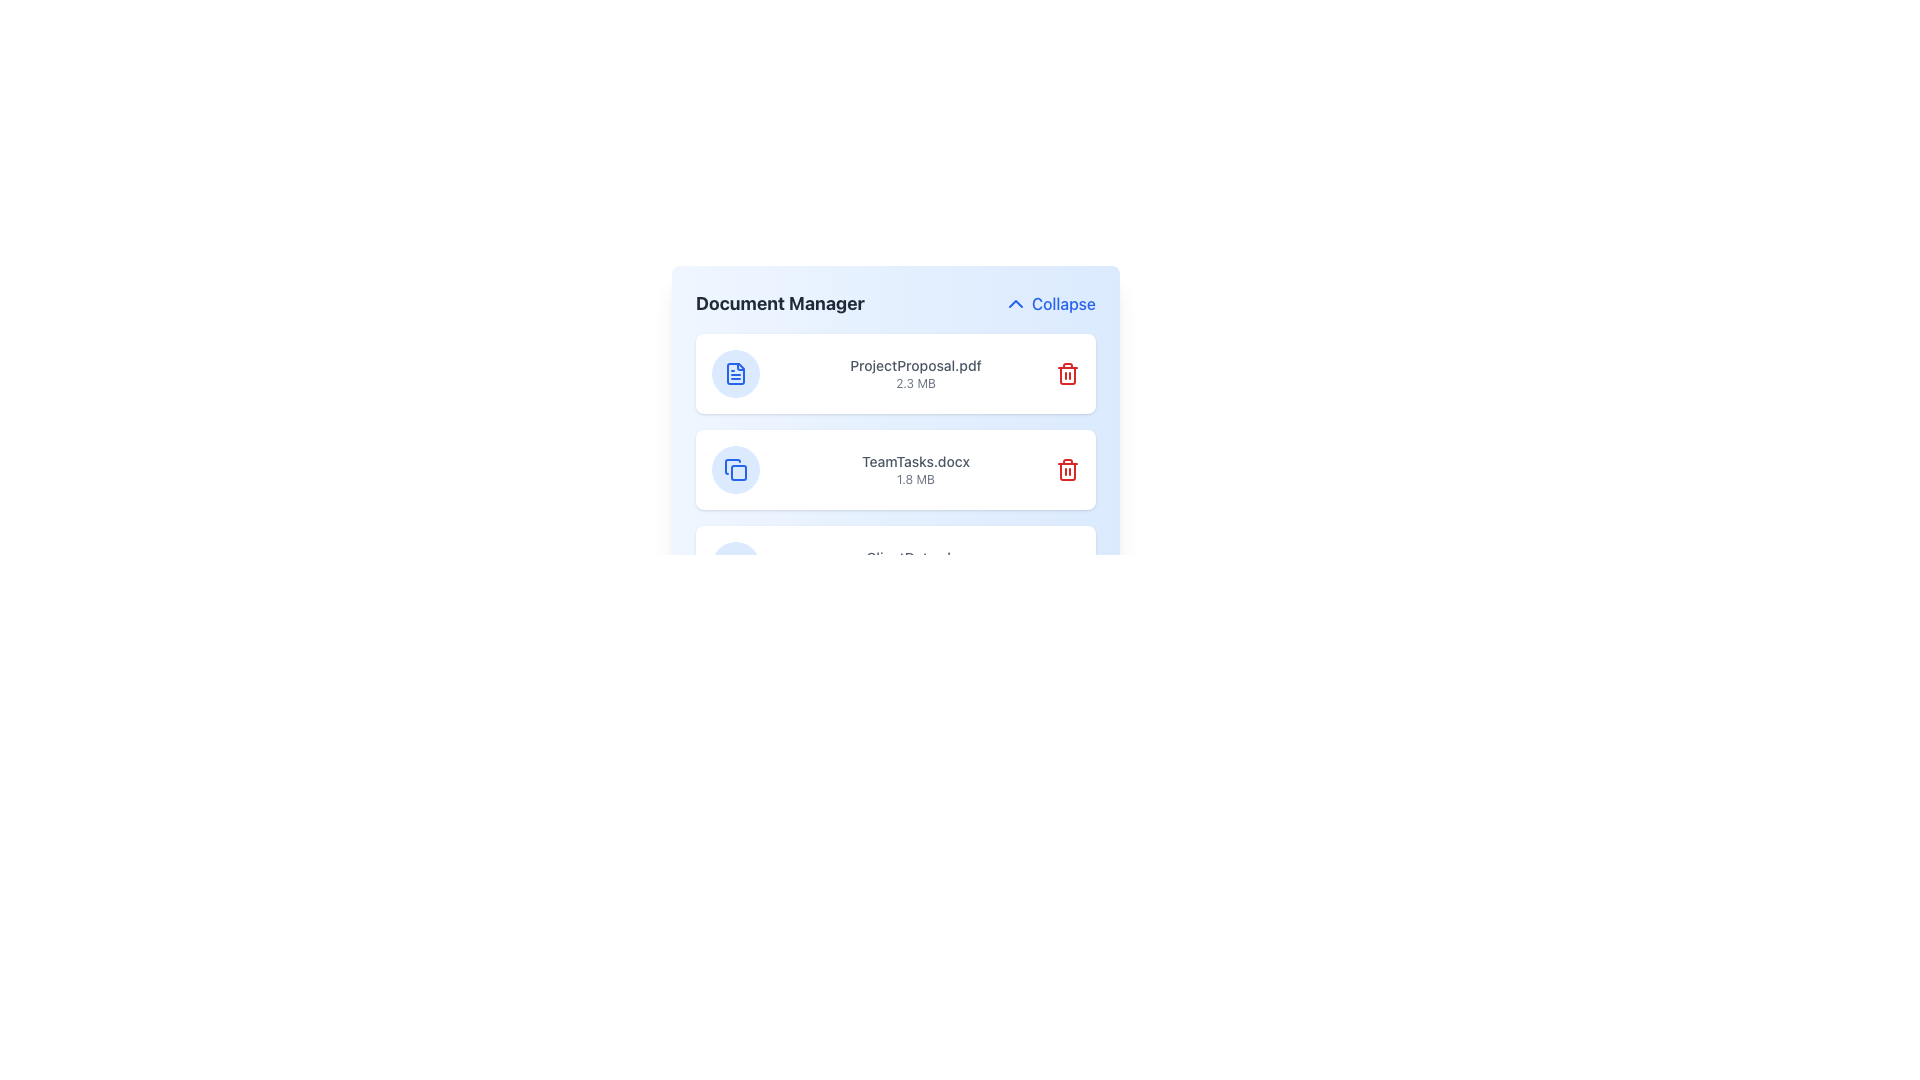 This screenshot has width=1920, height=1080. What do you see at coordinates (734, 374) in the screenshot?
I see `the document icon styled in blue, which has a folded corner and is positioned to the left of 'ProjectProposal.pdf' in the 'Document Manager' interface` at bounding box center [734, 374].